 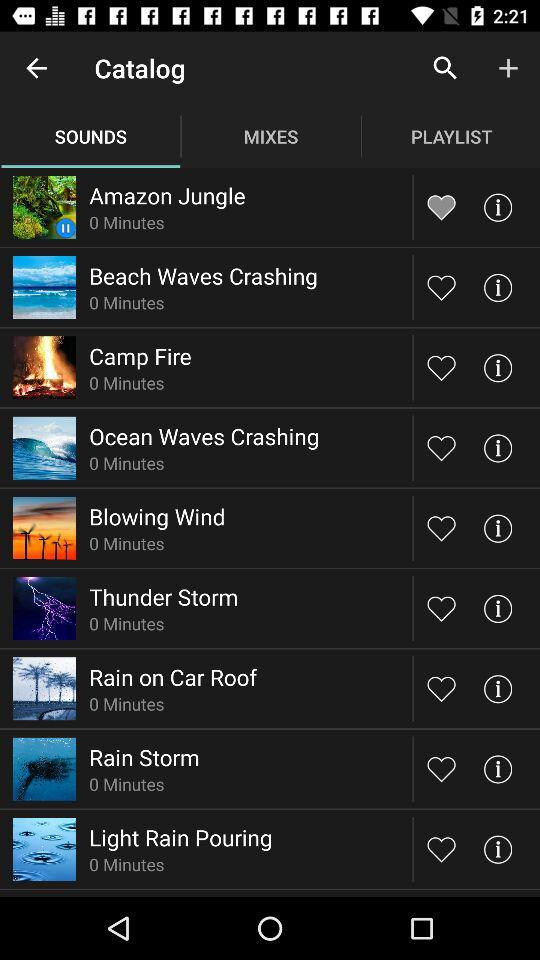 What do you see at coordinates (496, 607) in the screenshot?
I see `check info` at bounding box center [496, 607].